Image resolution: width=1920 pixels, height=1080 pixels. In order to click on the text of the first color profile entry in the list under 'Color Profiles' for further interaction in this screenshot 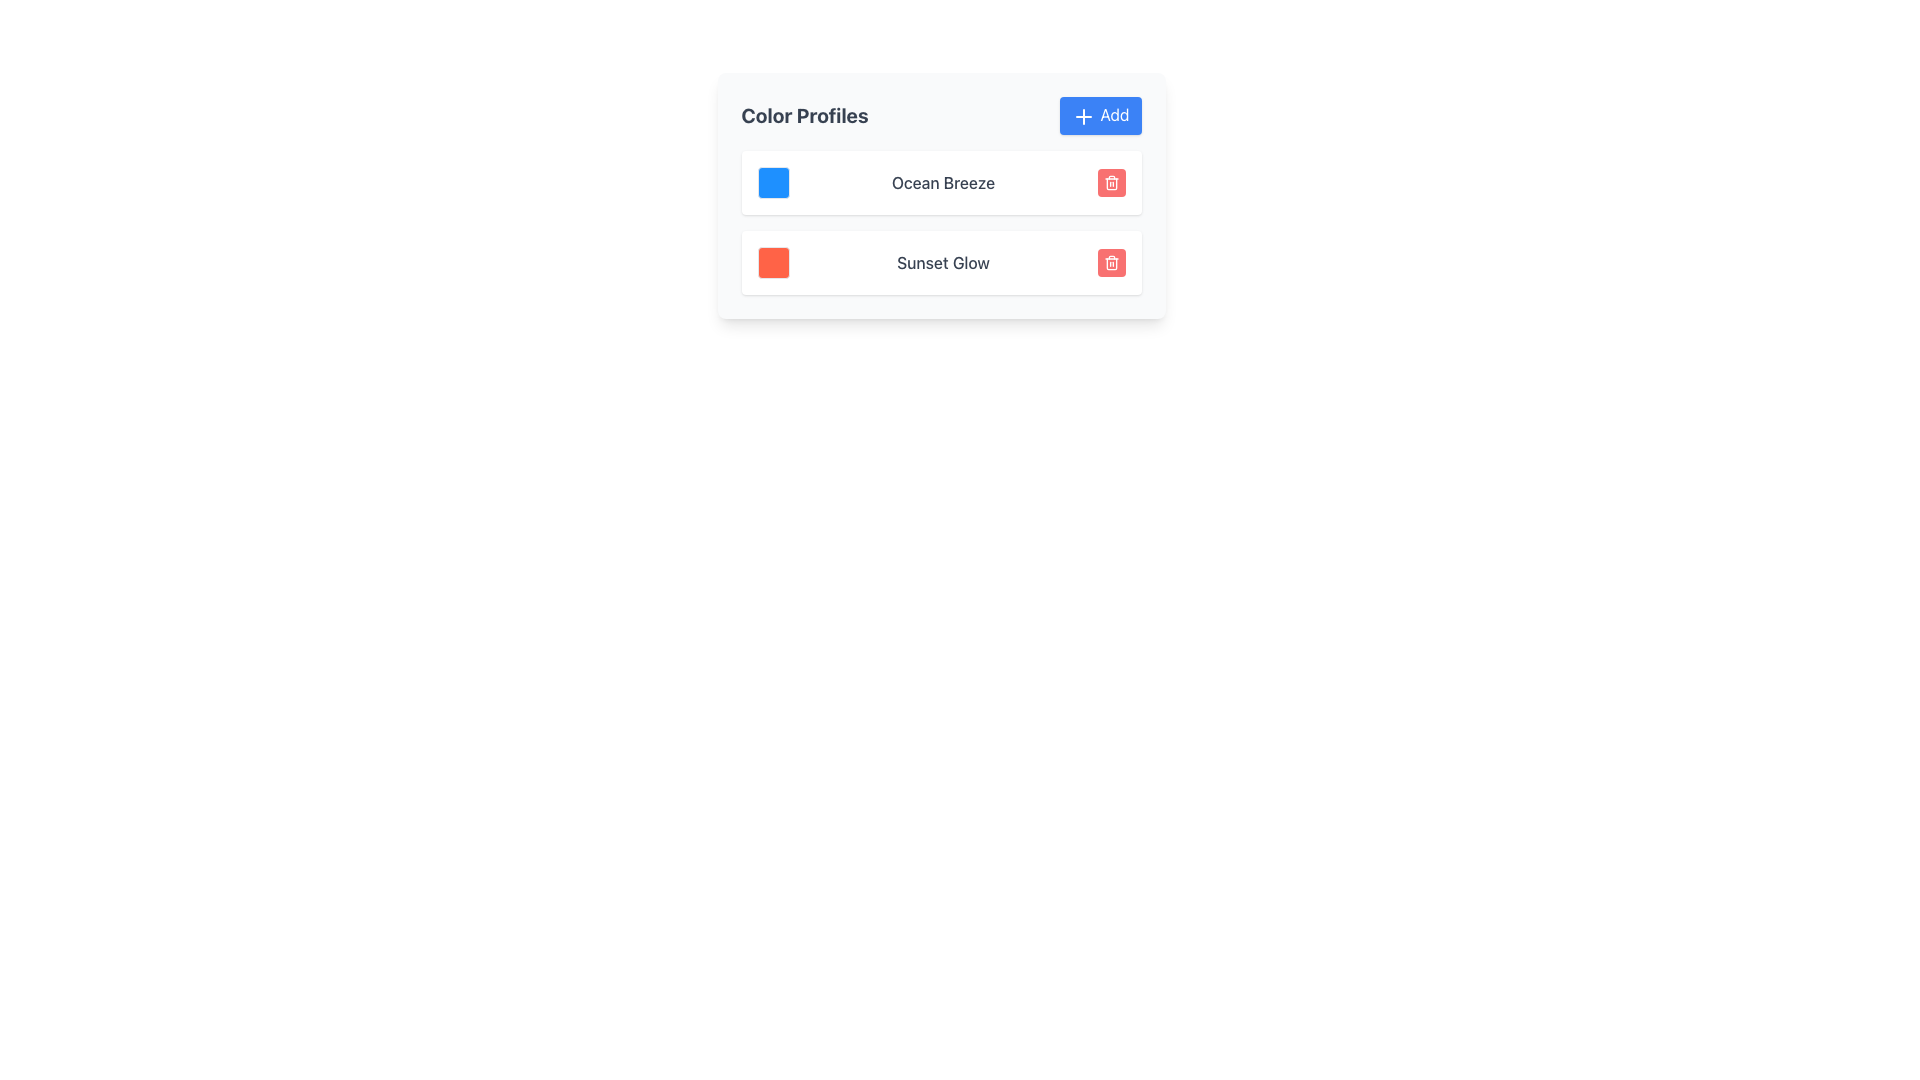, I will do `click(940, 182)`.